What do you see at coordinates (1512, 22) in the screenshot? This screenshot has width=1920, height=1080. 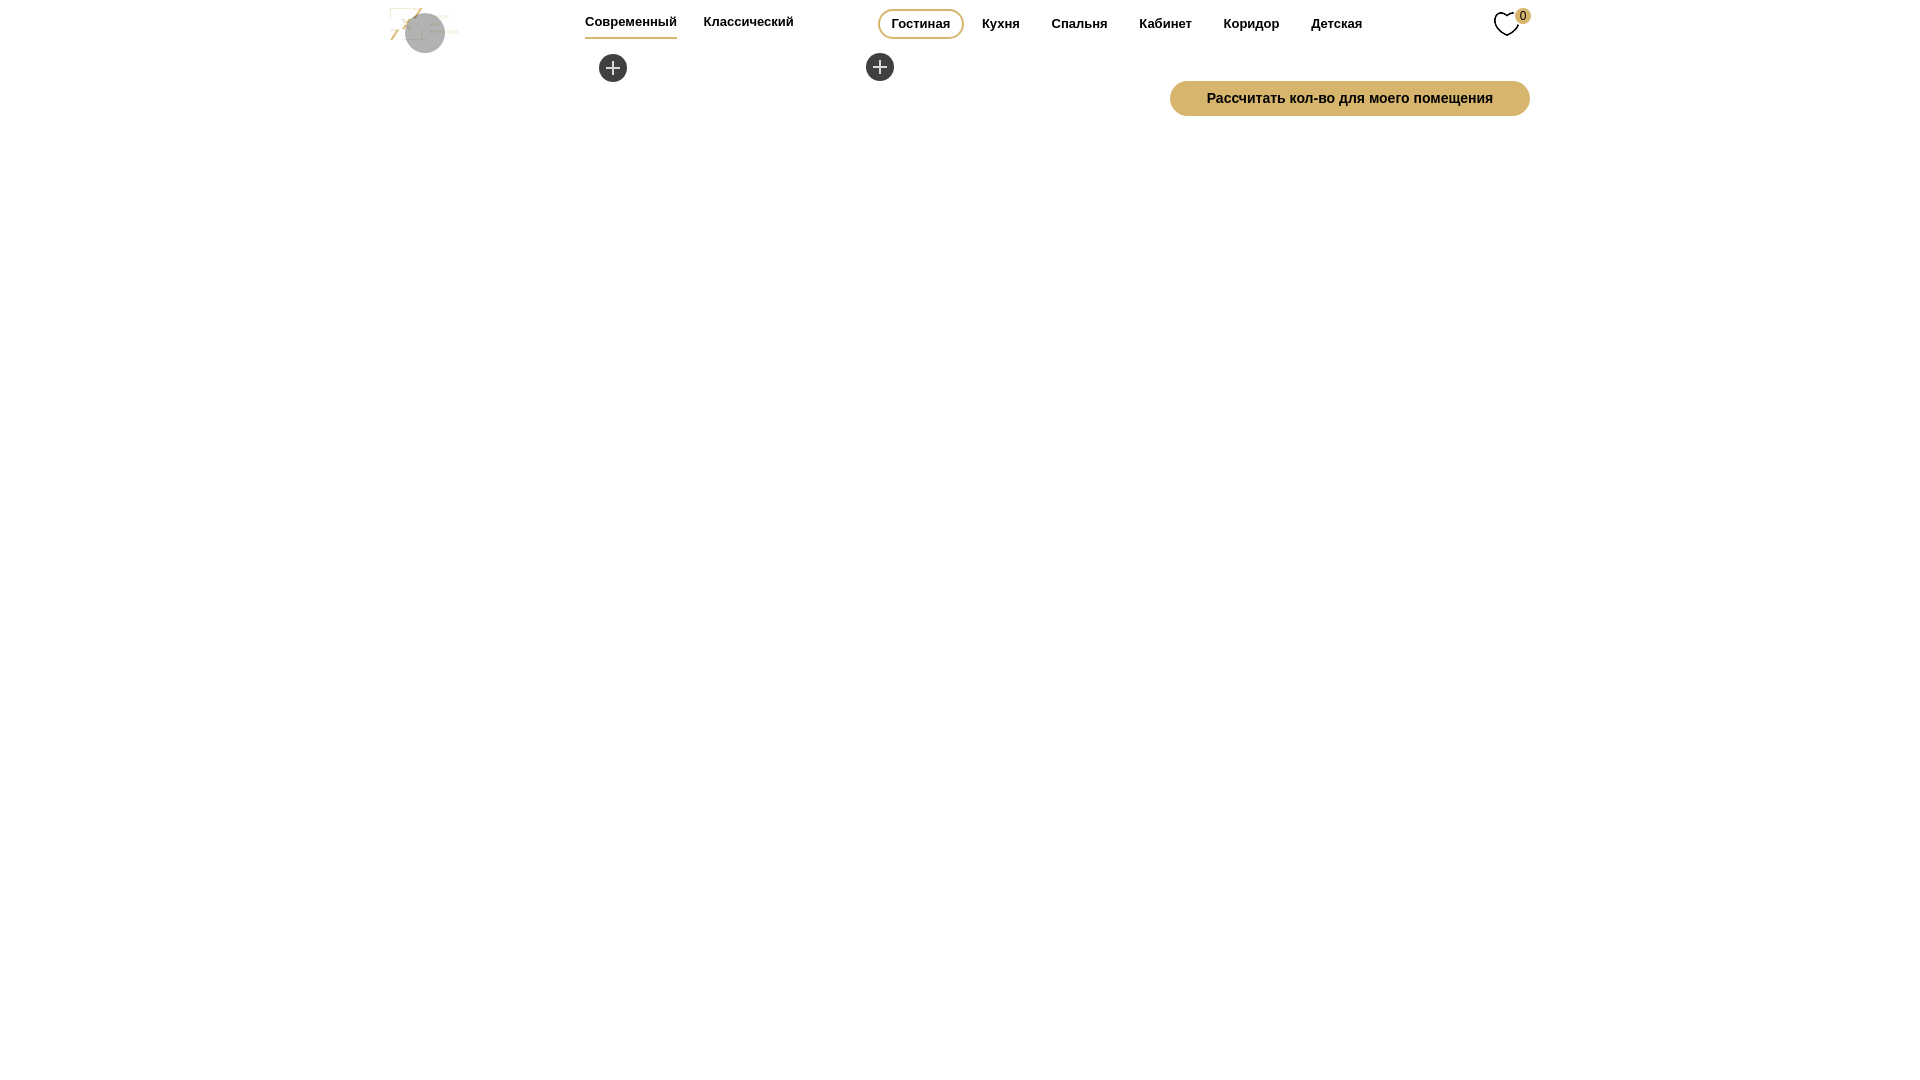 I see `'0'` at bounding box center [1512, 22].